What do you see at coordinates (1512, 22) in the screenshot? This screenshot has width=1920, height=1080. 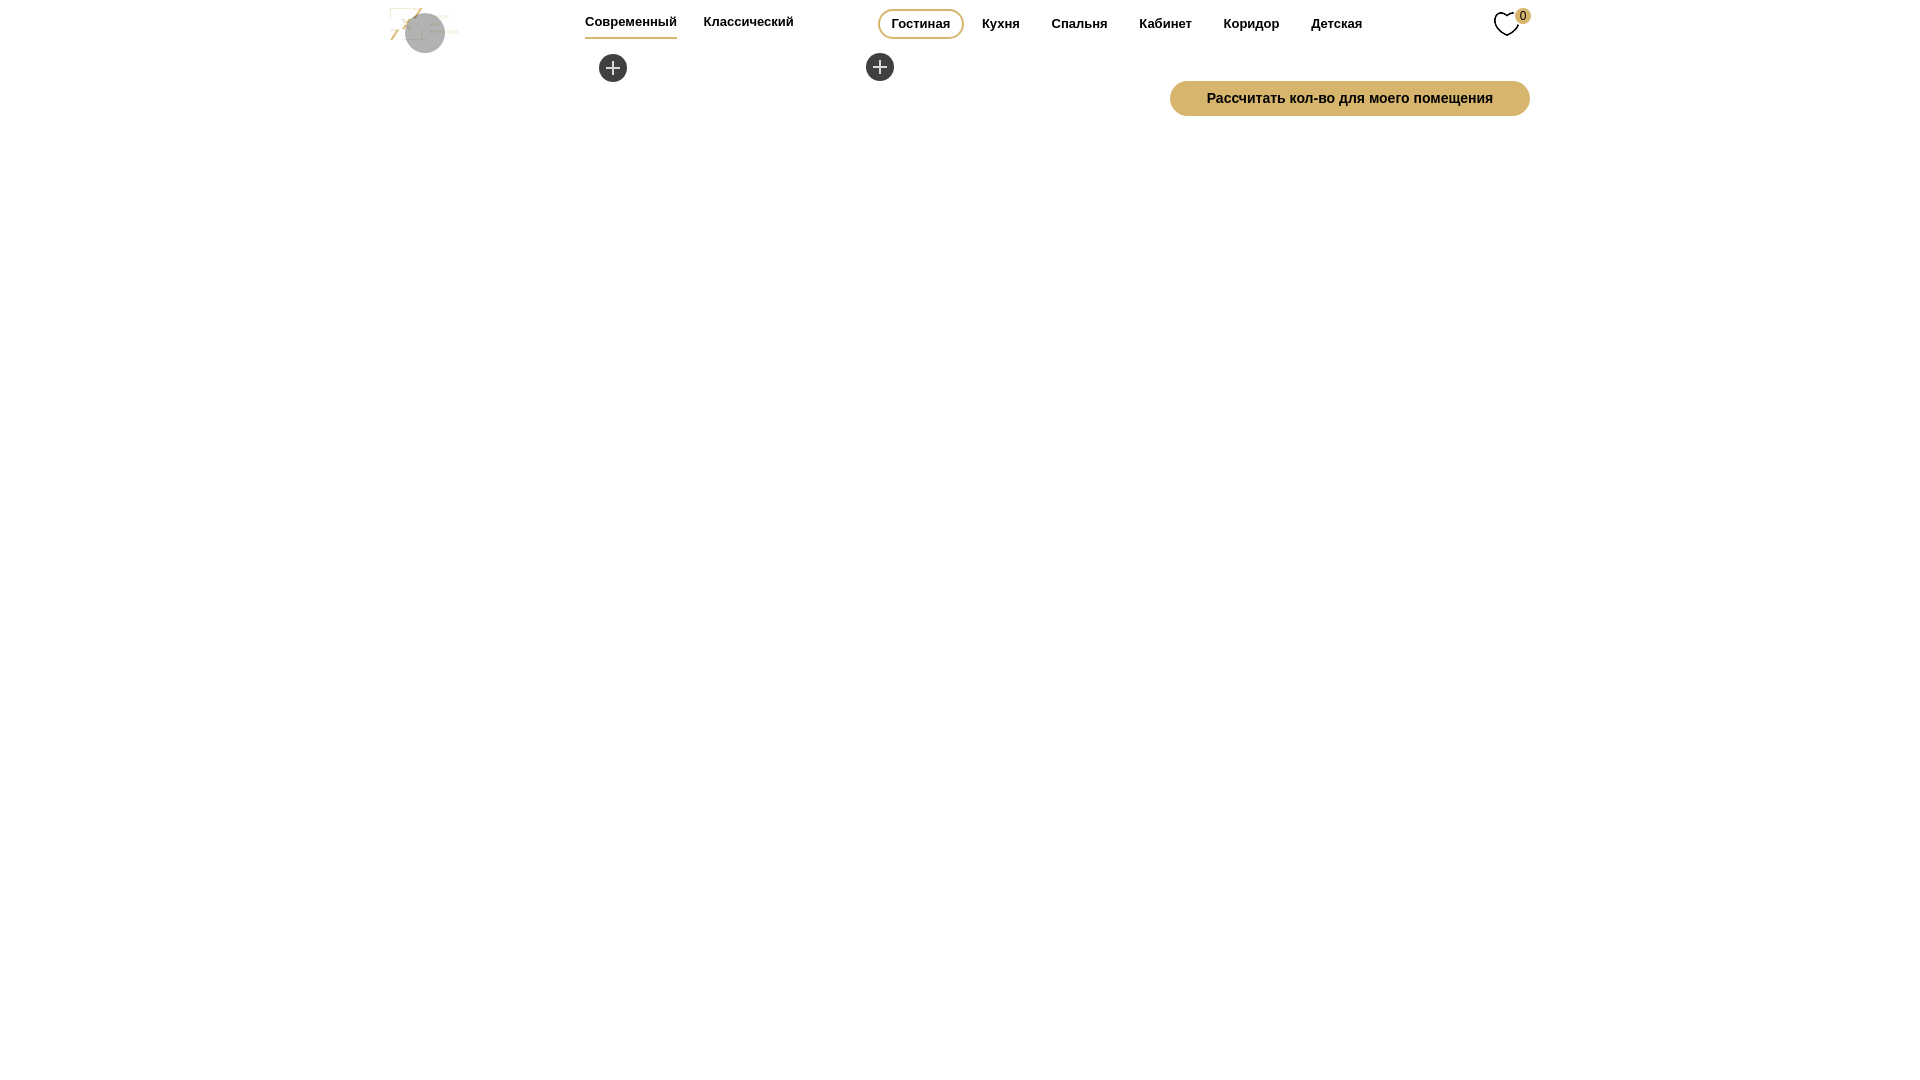 I see `'0'` at bounding box center [1512, 22].